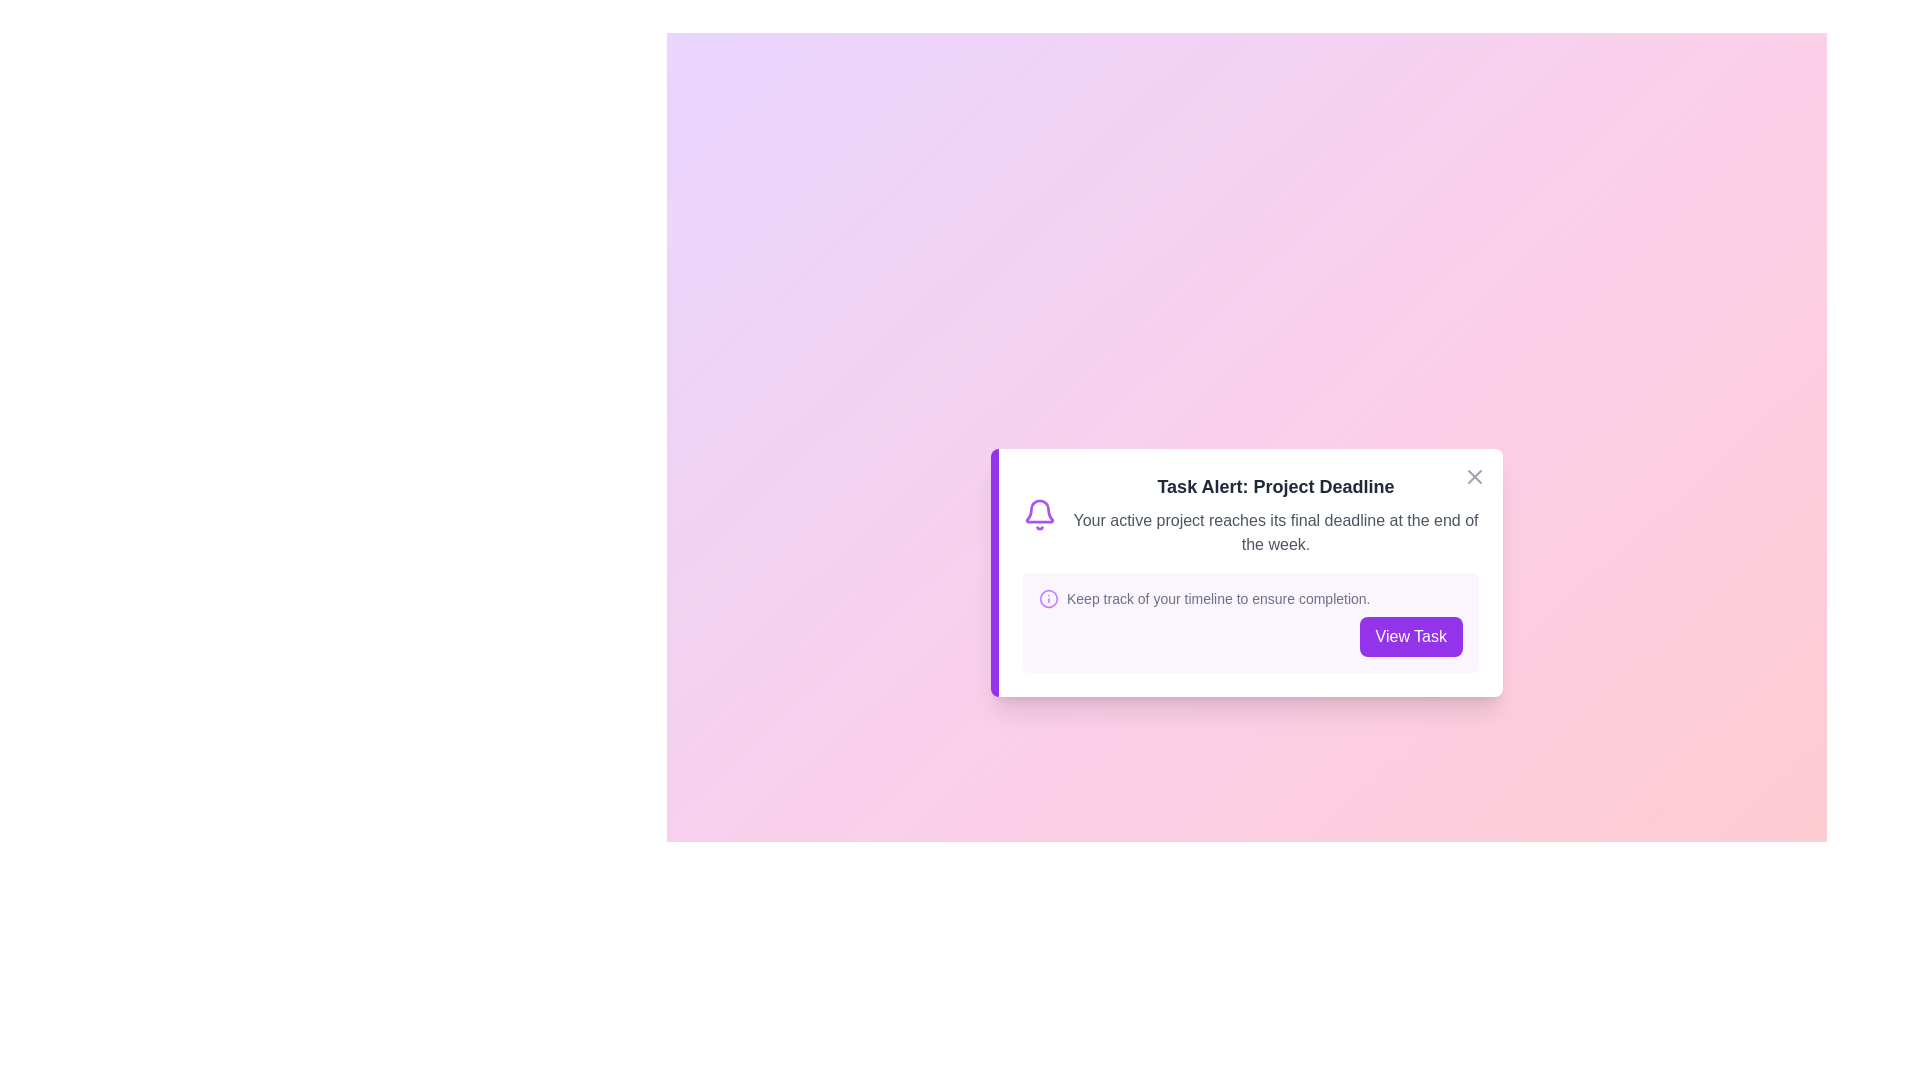 The width and height of the screenshot is (1920, 1080). I want to click on 'View Task' button to view the task details, so click(1410, 636).